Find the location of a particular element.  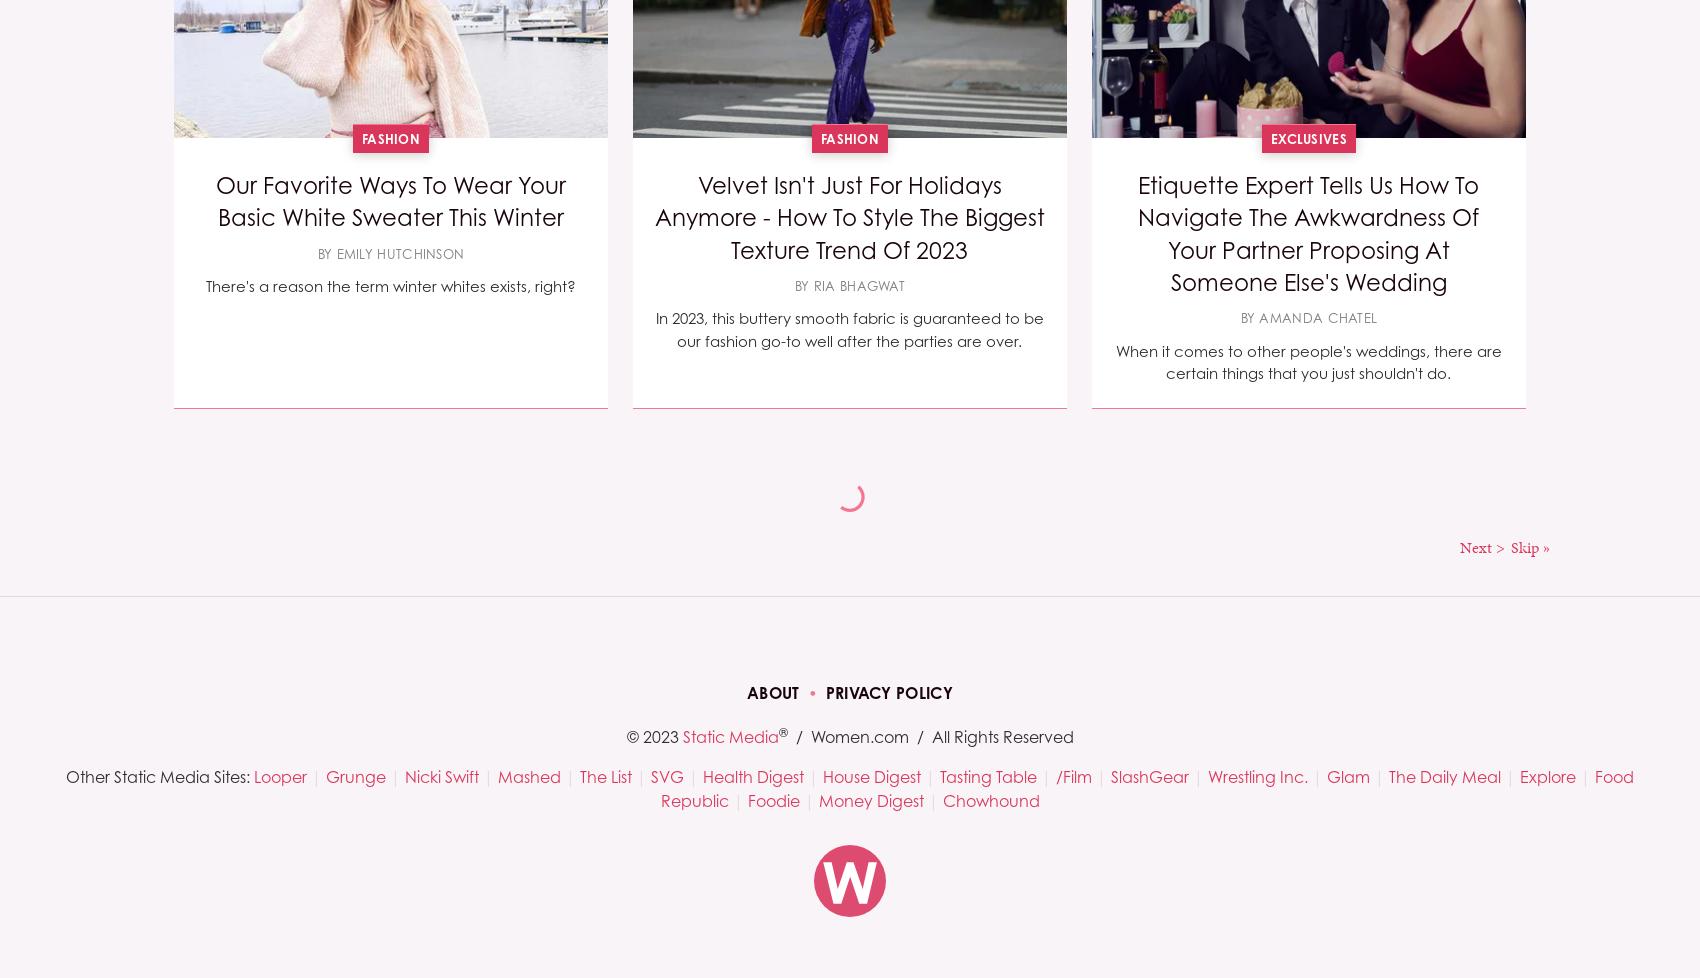

'Why You Should Never Mix Up The Order Of Your Skincare' is located at coordinates (847, 738).